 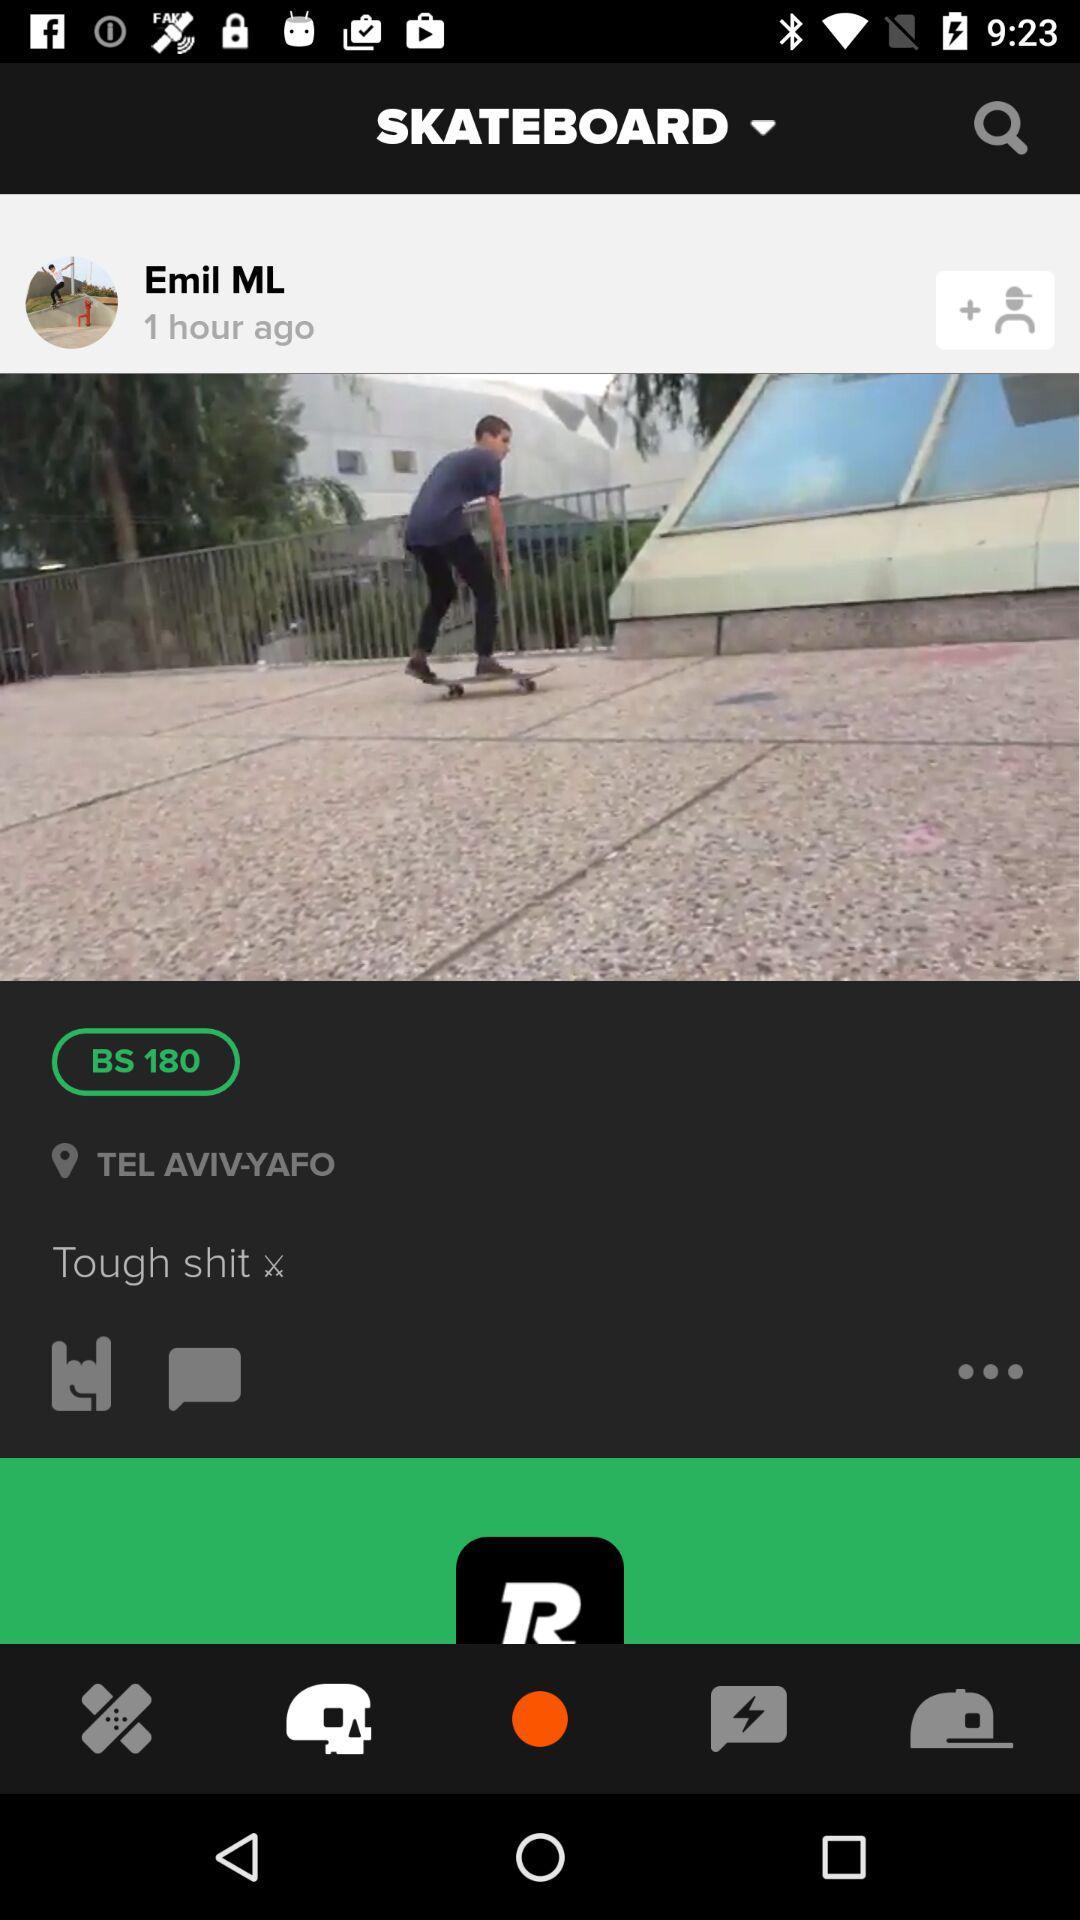 I want to click on the expand_more icon, so click(x=777, y=126).